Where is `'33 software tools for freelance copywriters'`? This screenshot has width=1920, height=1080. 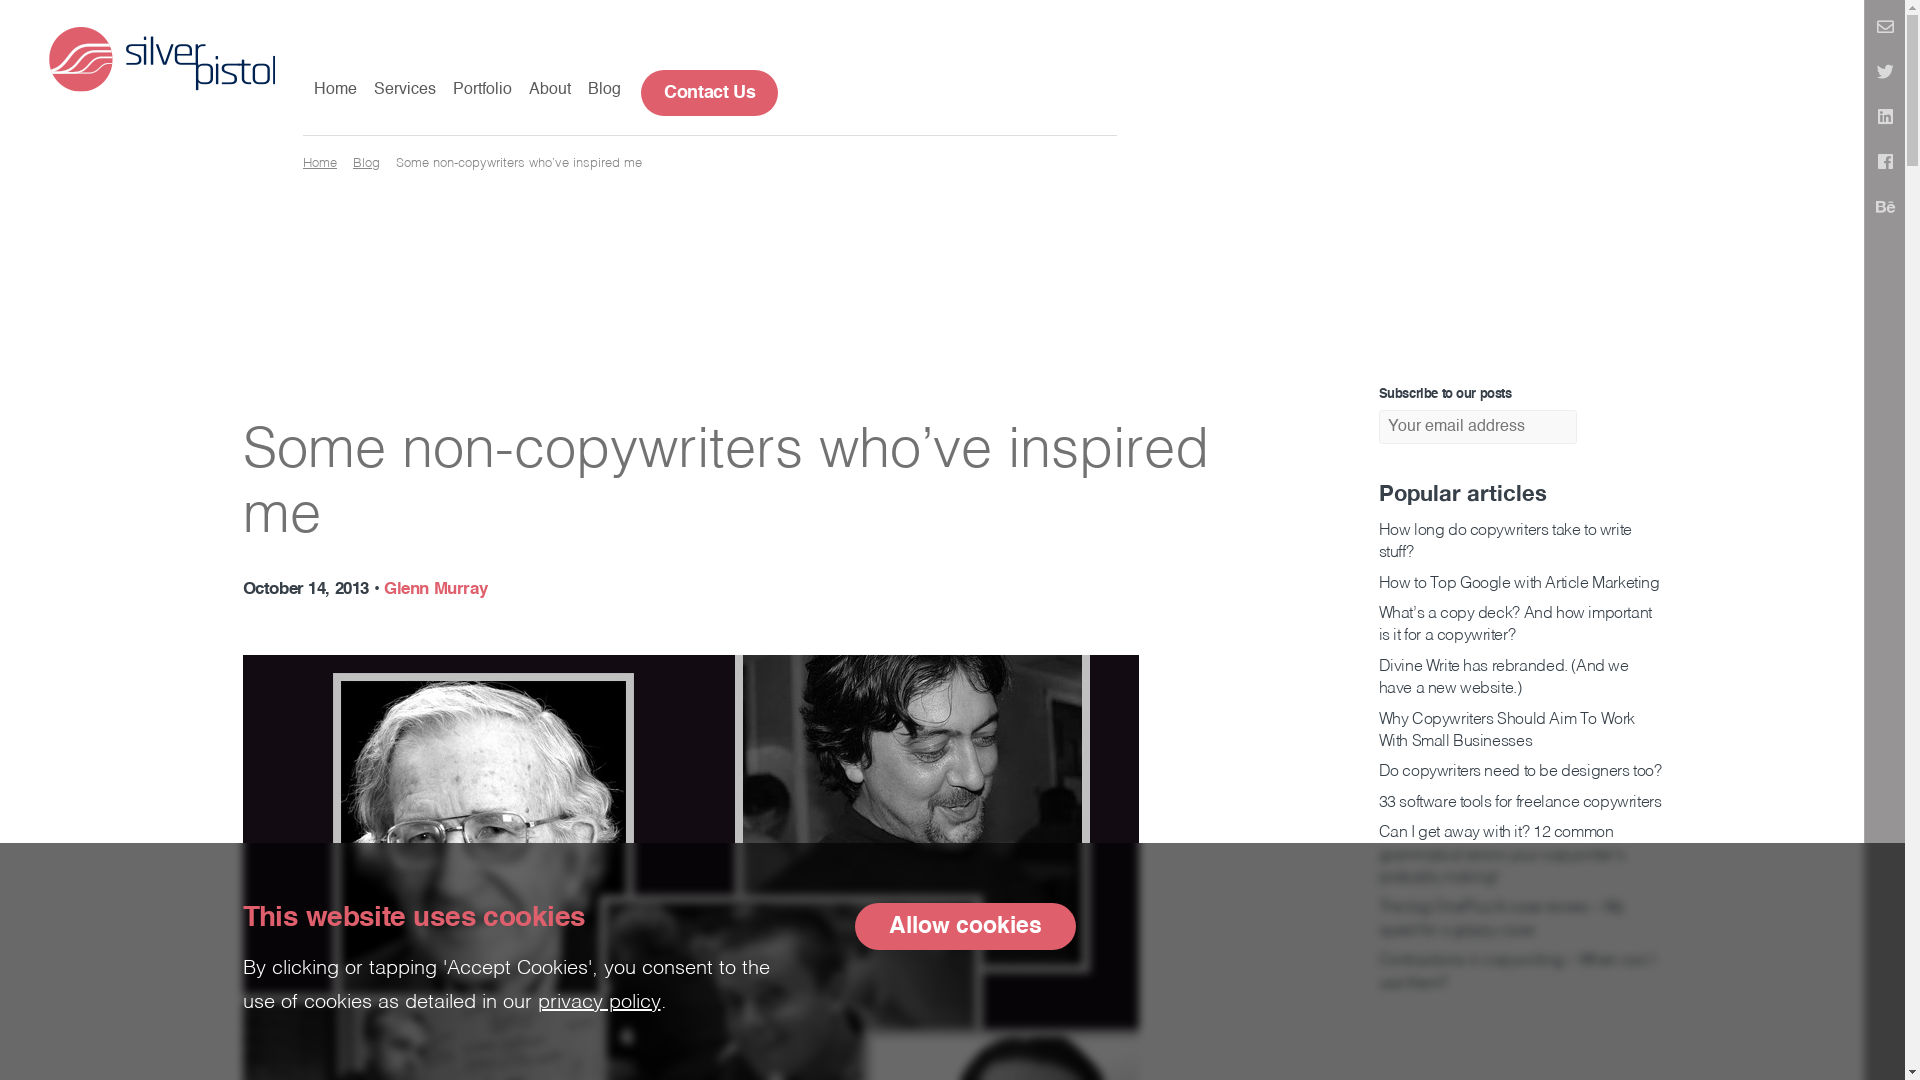
'33 software tools for freelance copywriters' is located at coordinates (1519, 801).